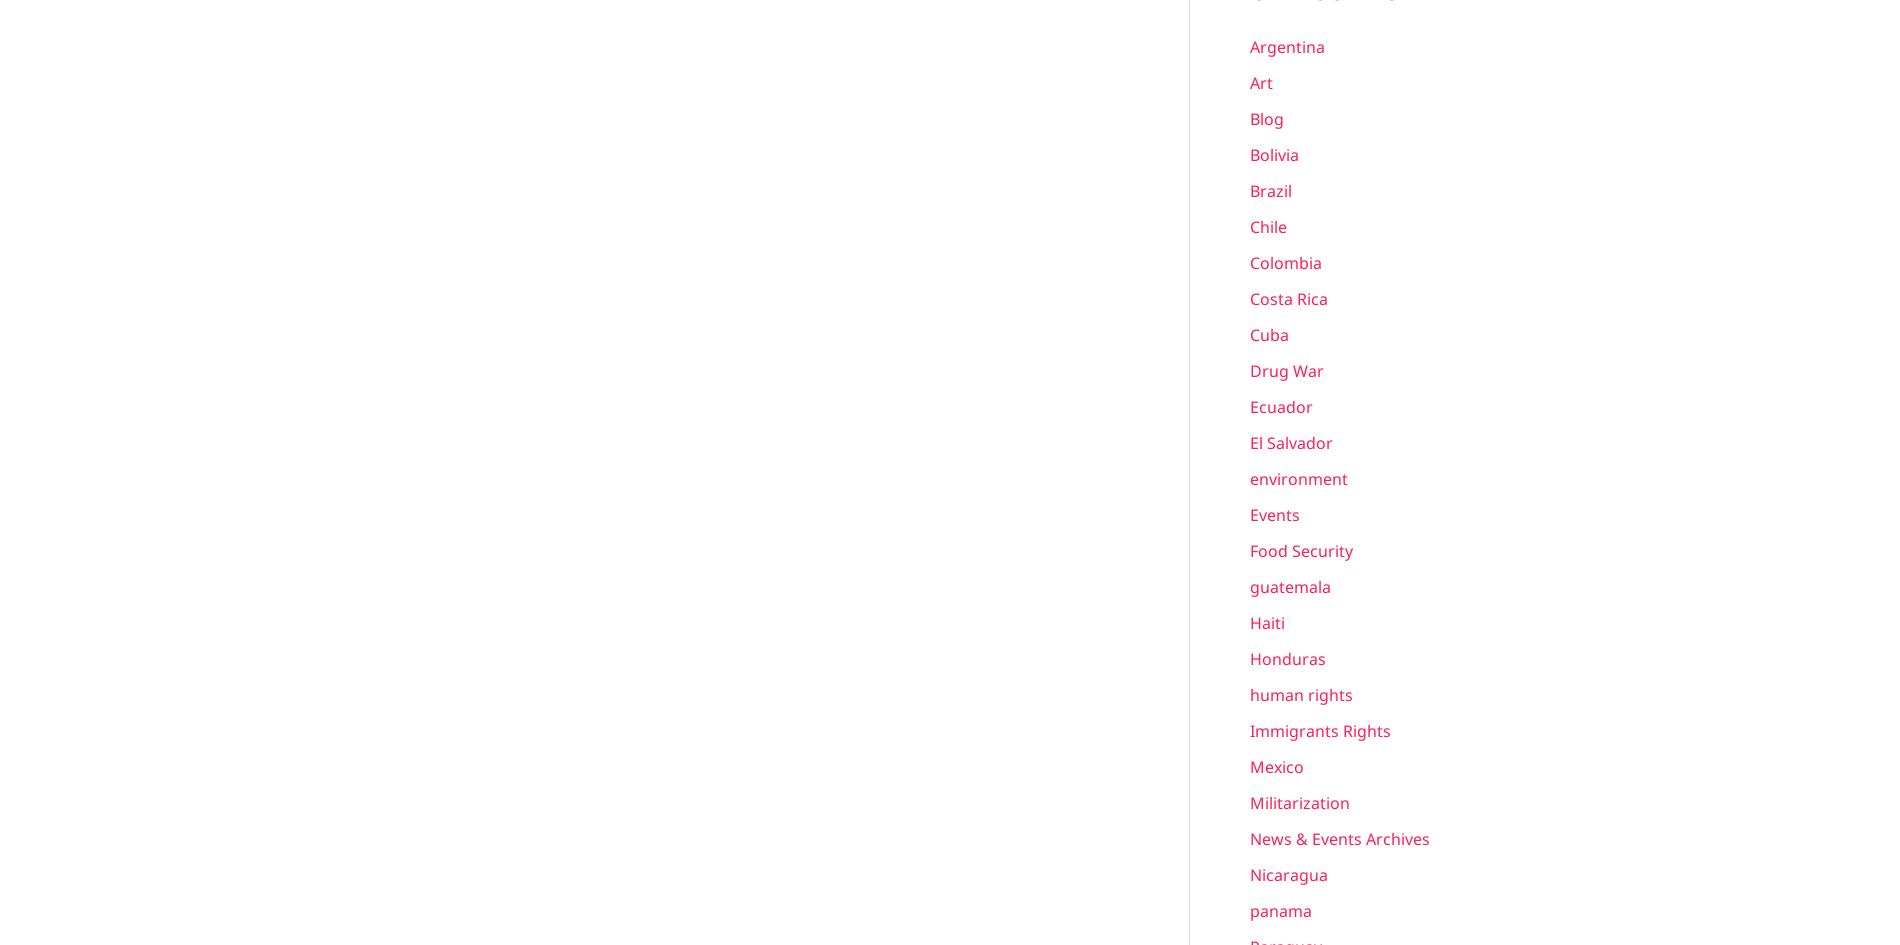 Image resolution: width=1900 pixels, height=945 pixels. What do you see at coordinates (1300, 551) in the screenshot?
I see `'Food Security'` at bounding box center [1300, 551].